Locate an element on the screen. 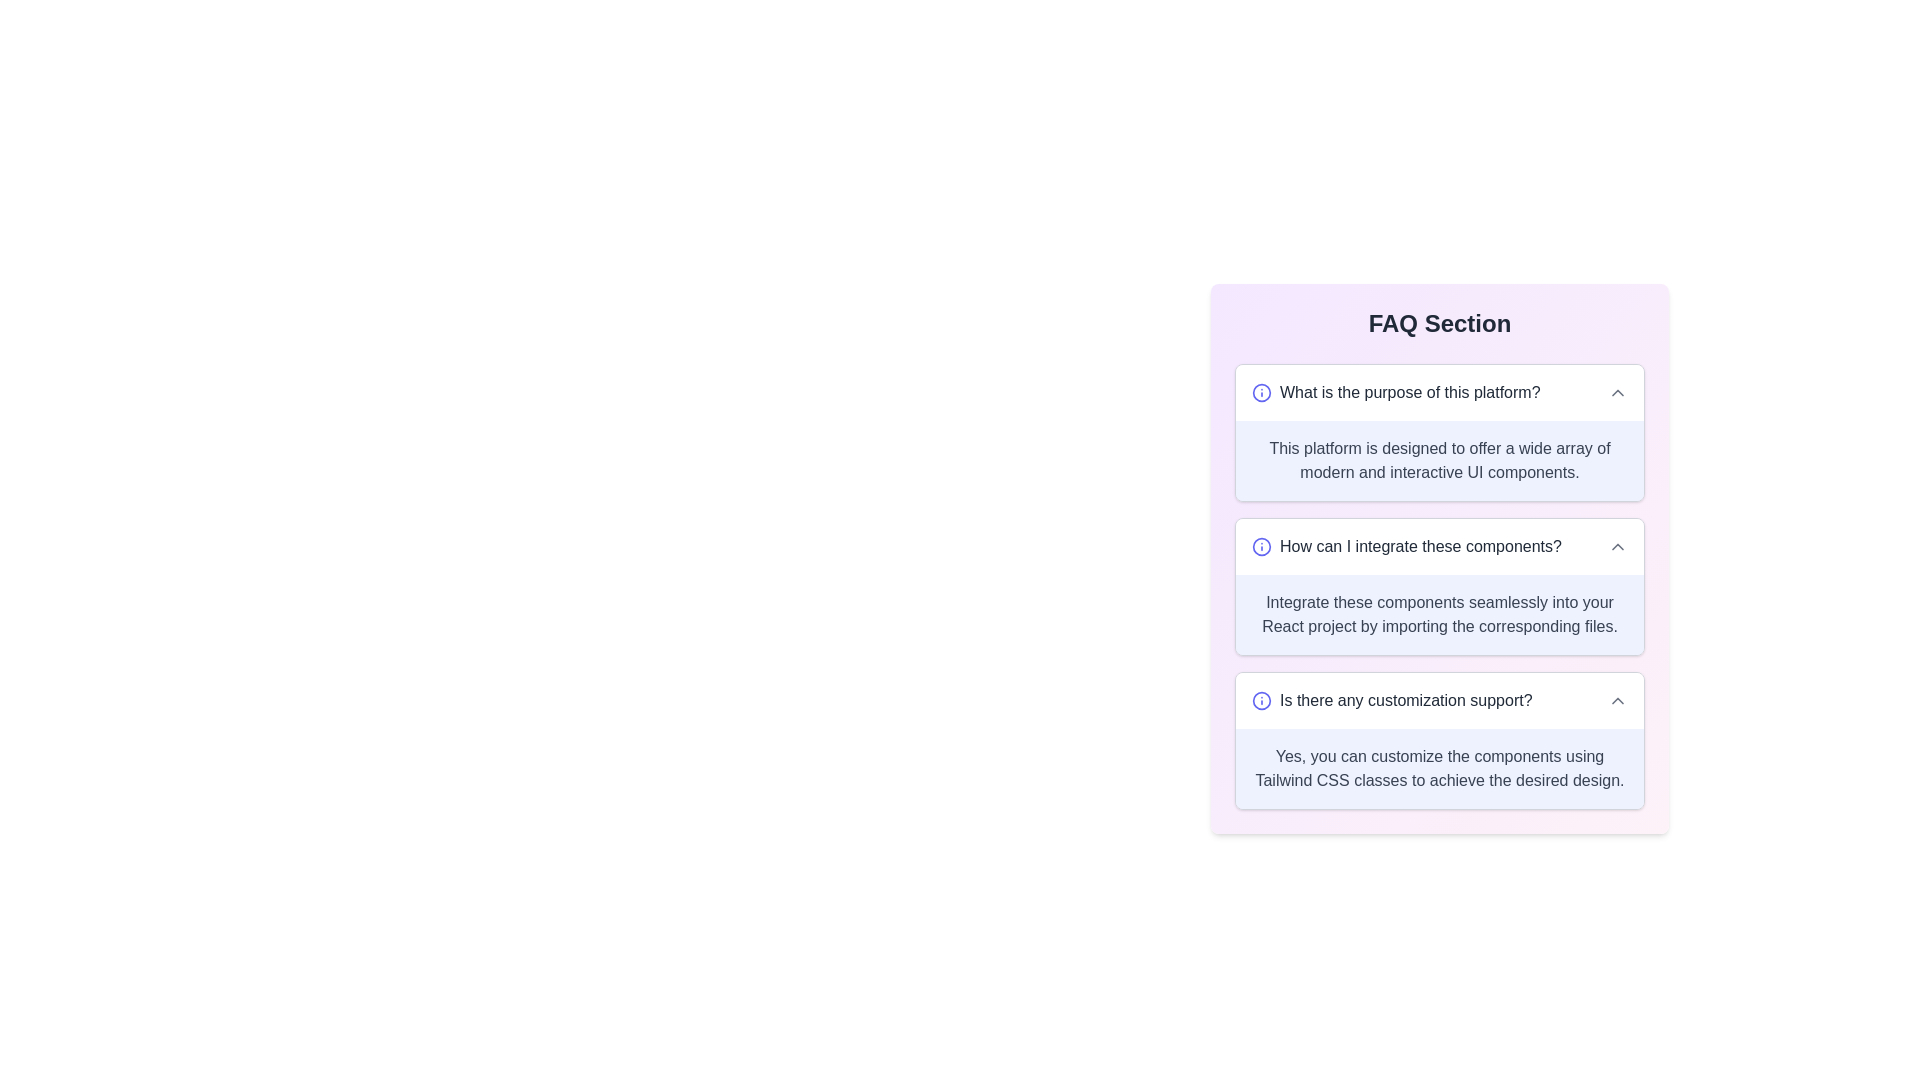  the circular component of the information icon located beside the third FAQ item, which is marked with red is located at coordinates (1261, 700).